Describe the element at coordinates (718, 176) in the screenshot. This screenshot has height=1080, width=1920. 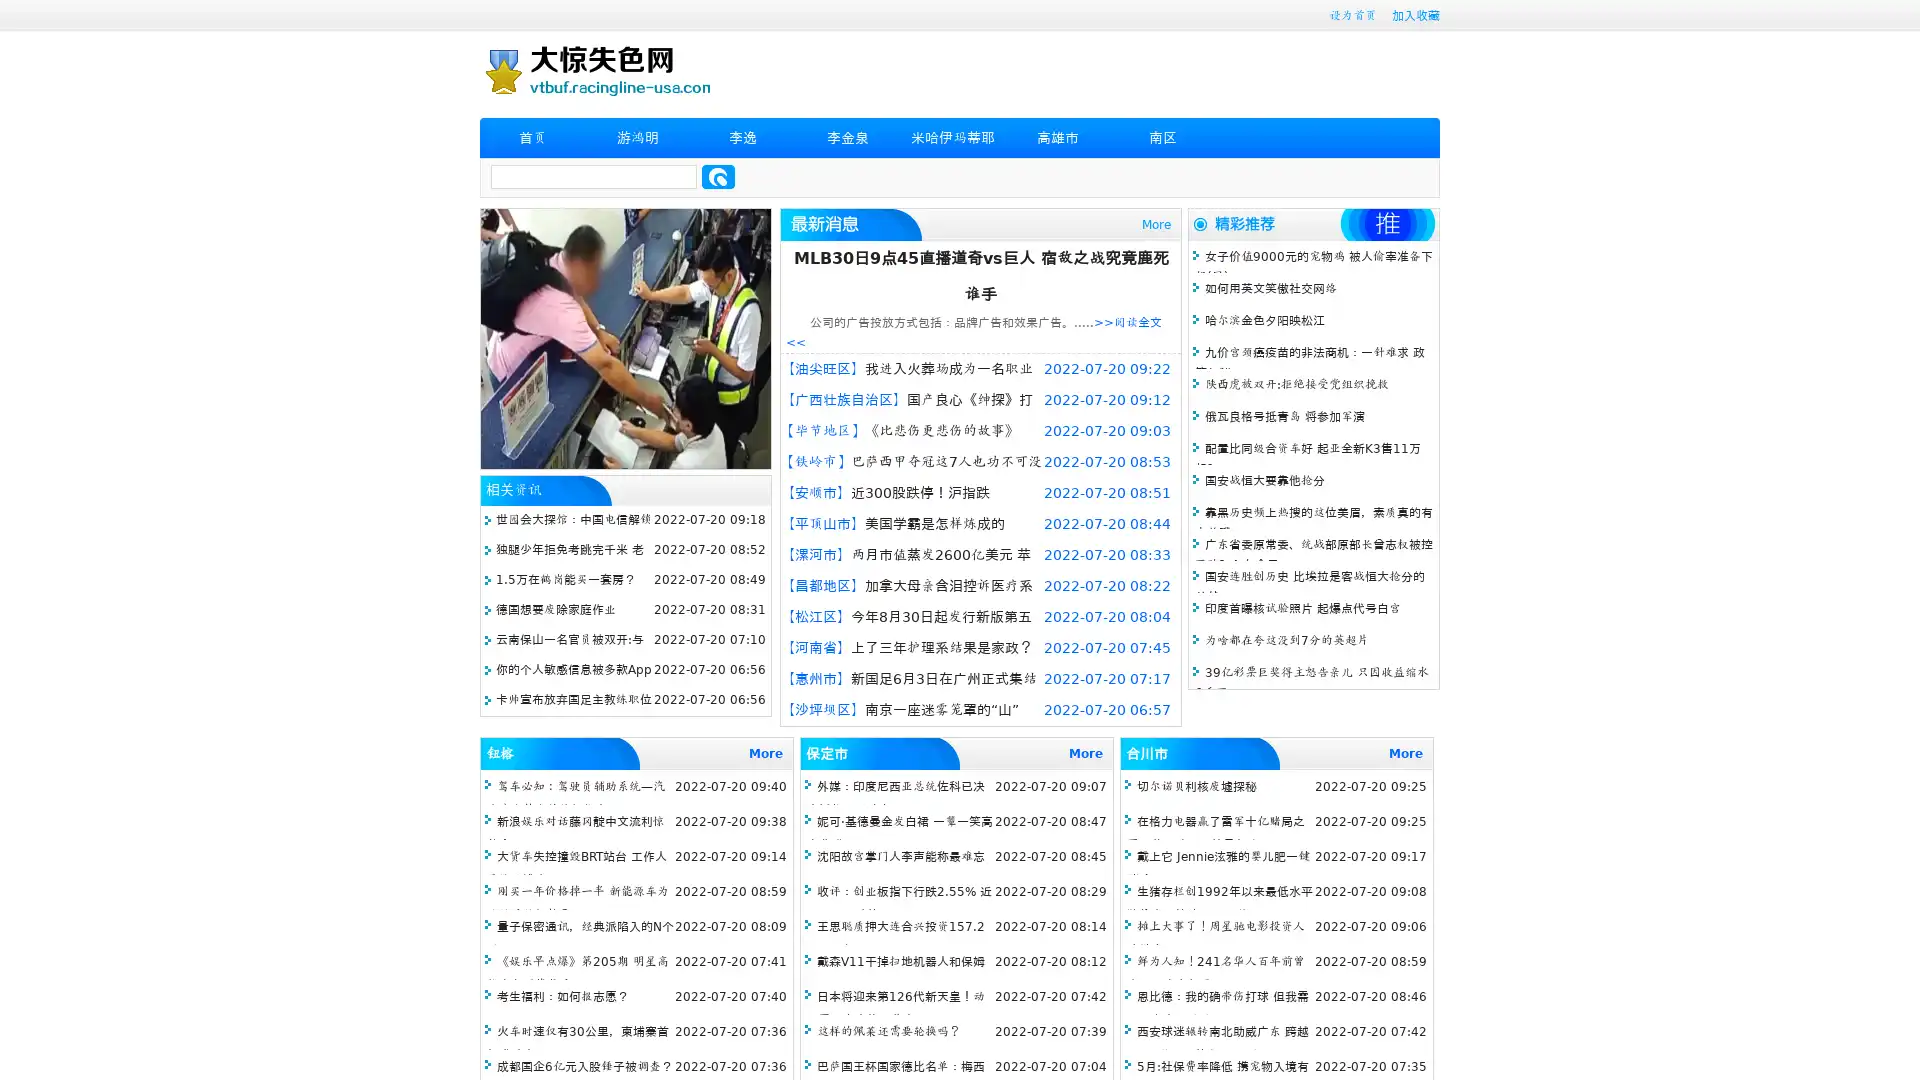
I see `Search` at that location.